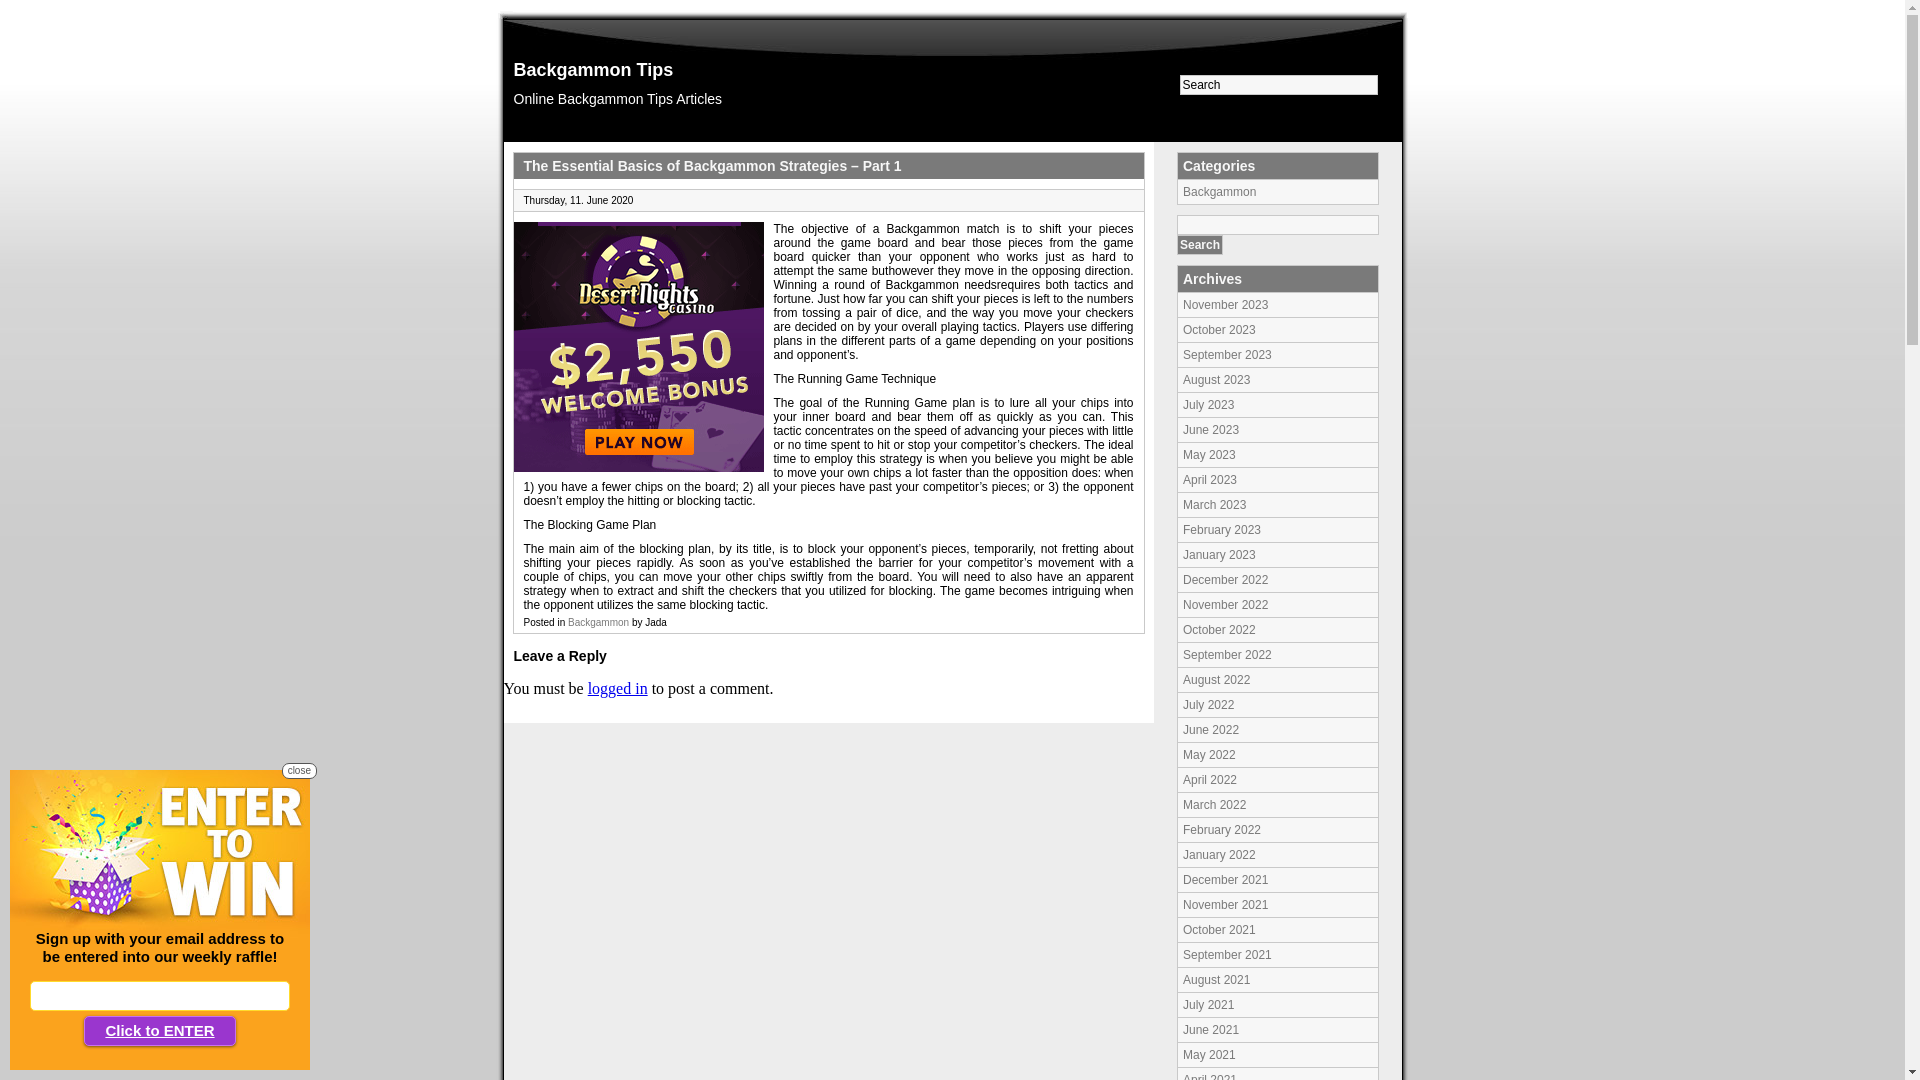 This screenshot has height=1080, width=1920. I want to click on 'Backgammon', so click(566, 621).